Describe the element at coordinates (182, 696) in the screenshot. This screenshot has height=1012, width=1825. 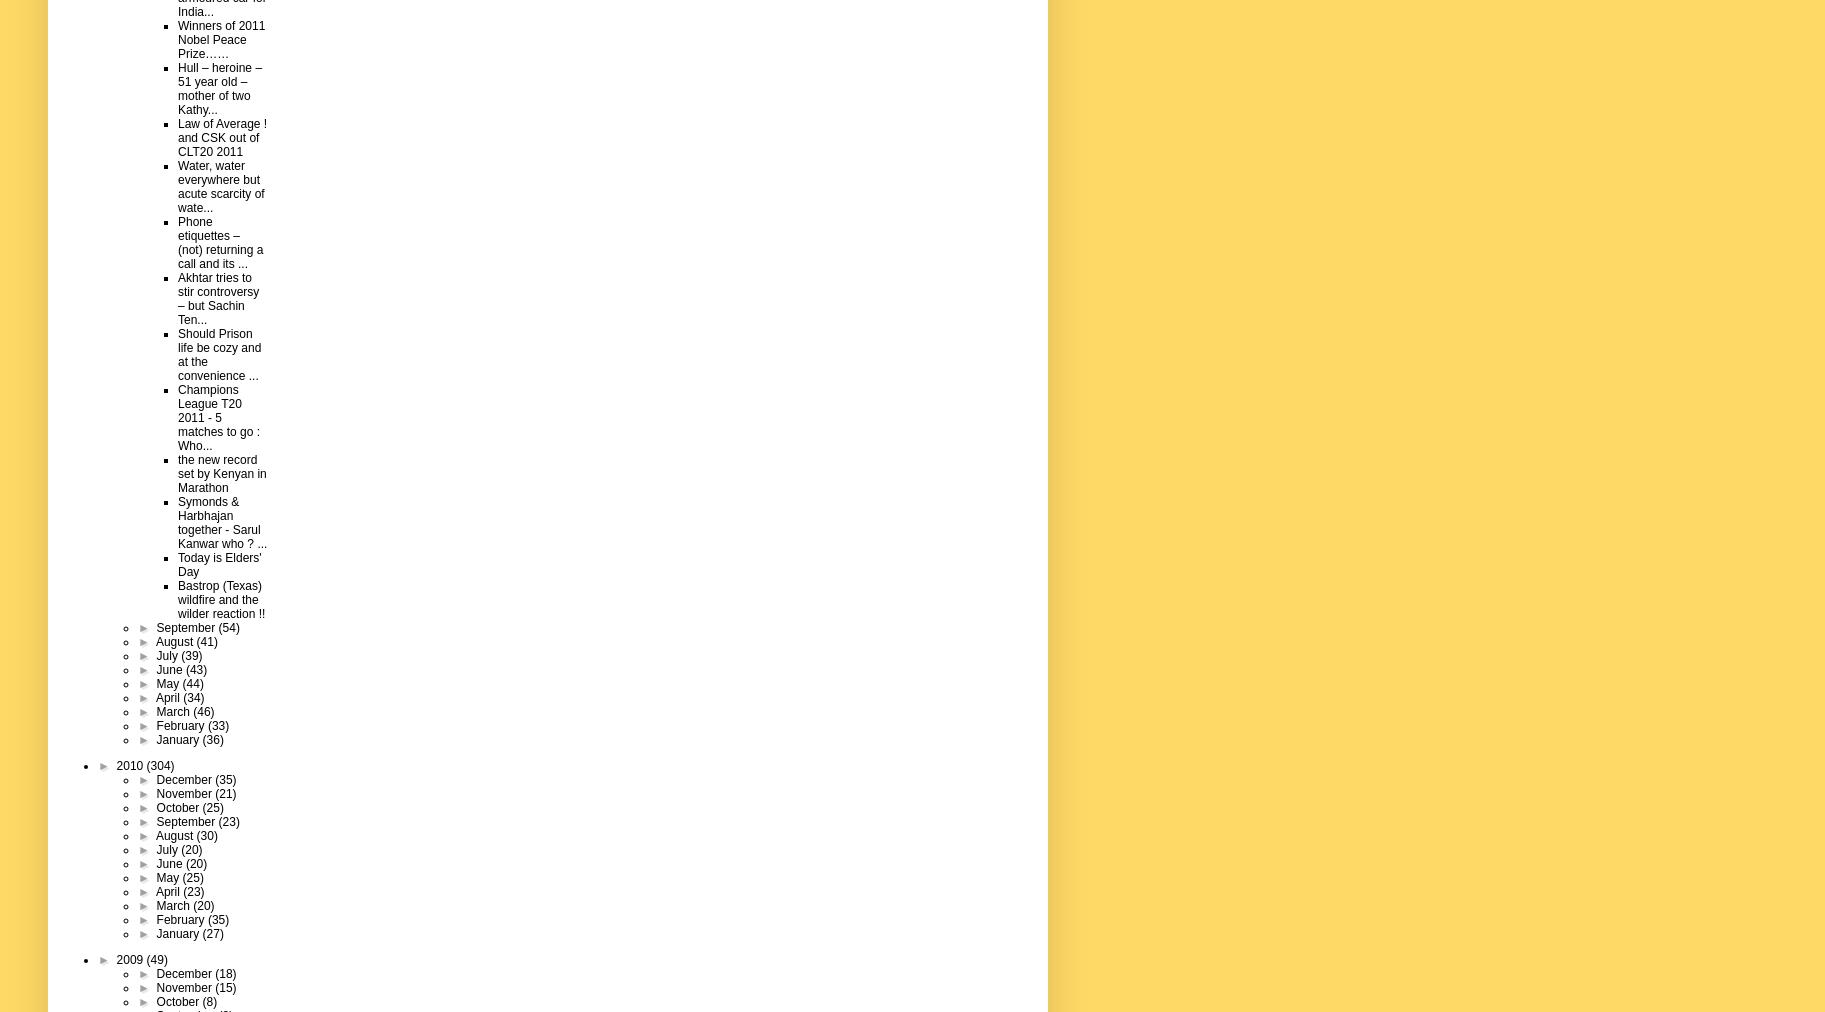
I see `'(34)'` at that location.